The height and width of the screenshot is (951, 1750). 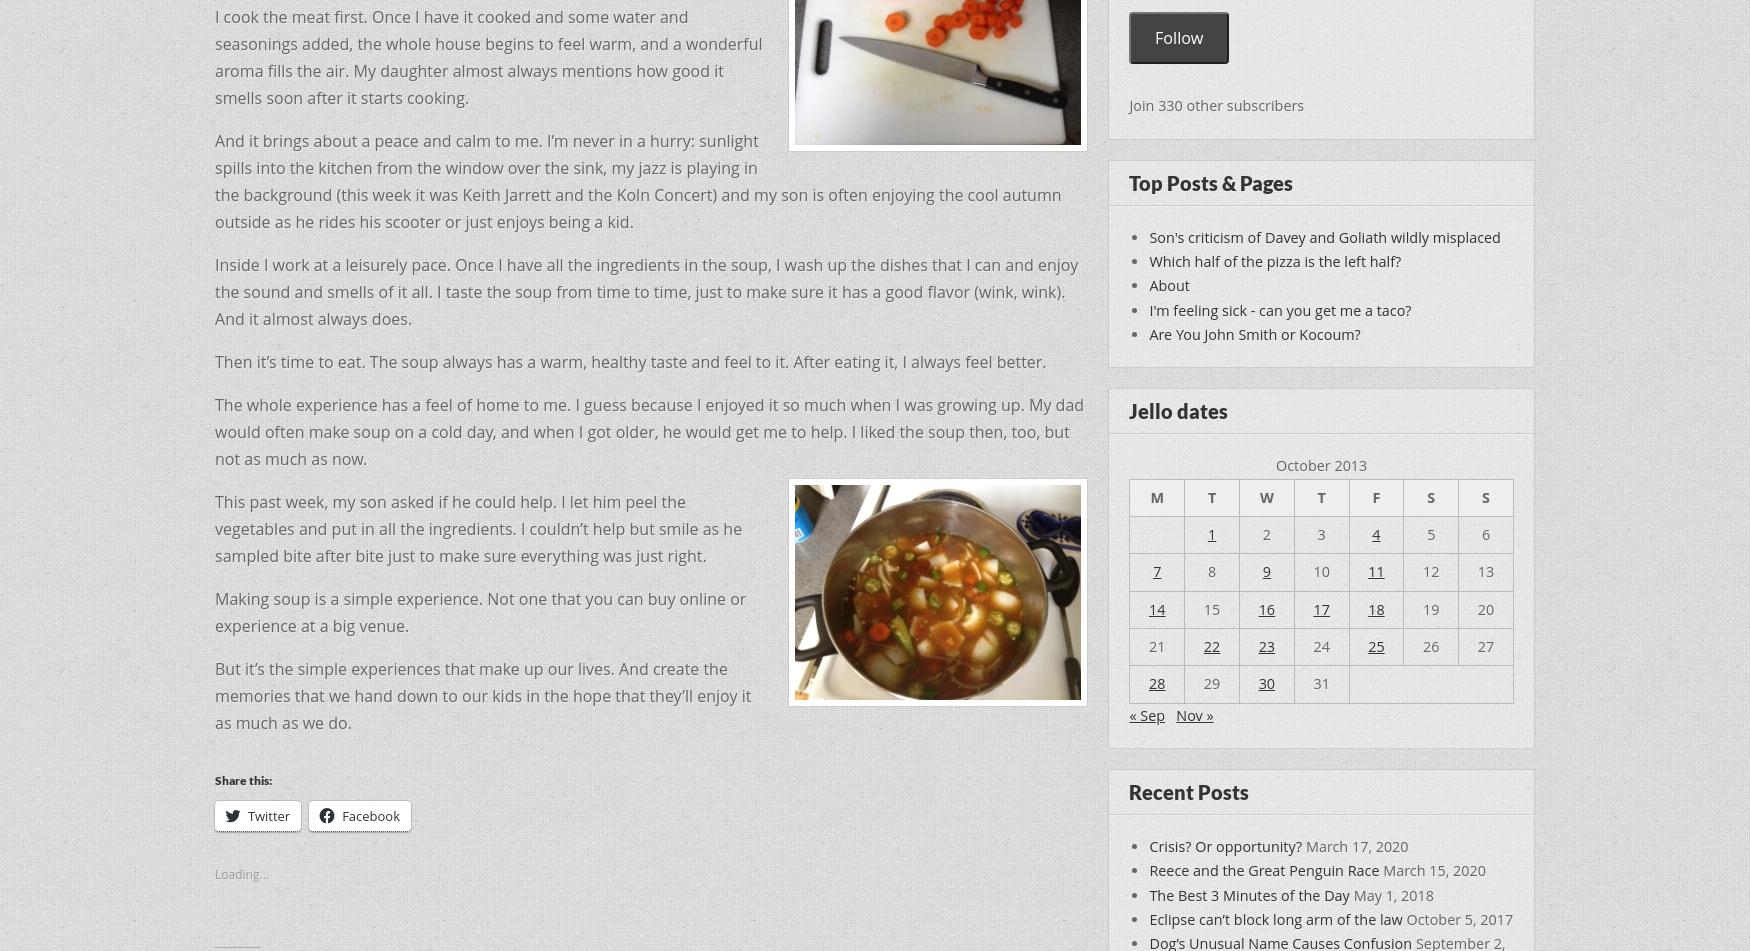 I want to click on 'Nov »', so click(x=1194, y=713).